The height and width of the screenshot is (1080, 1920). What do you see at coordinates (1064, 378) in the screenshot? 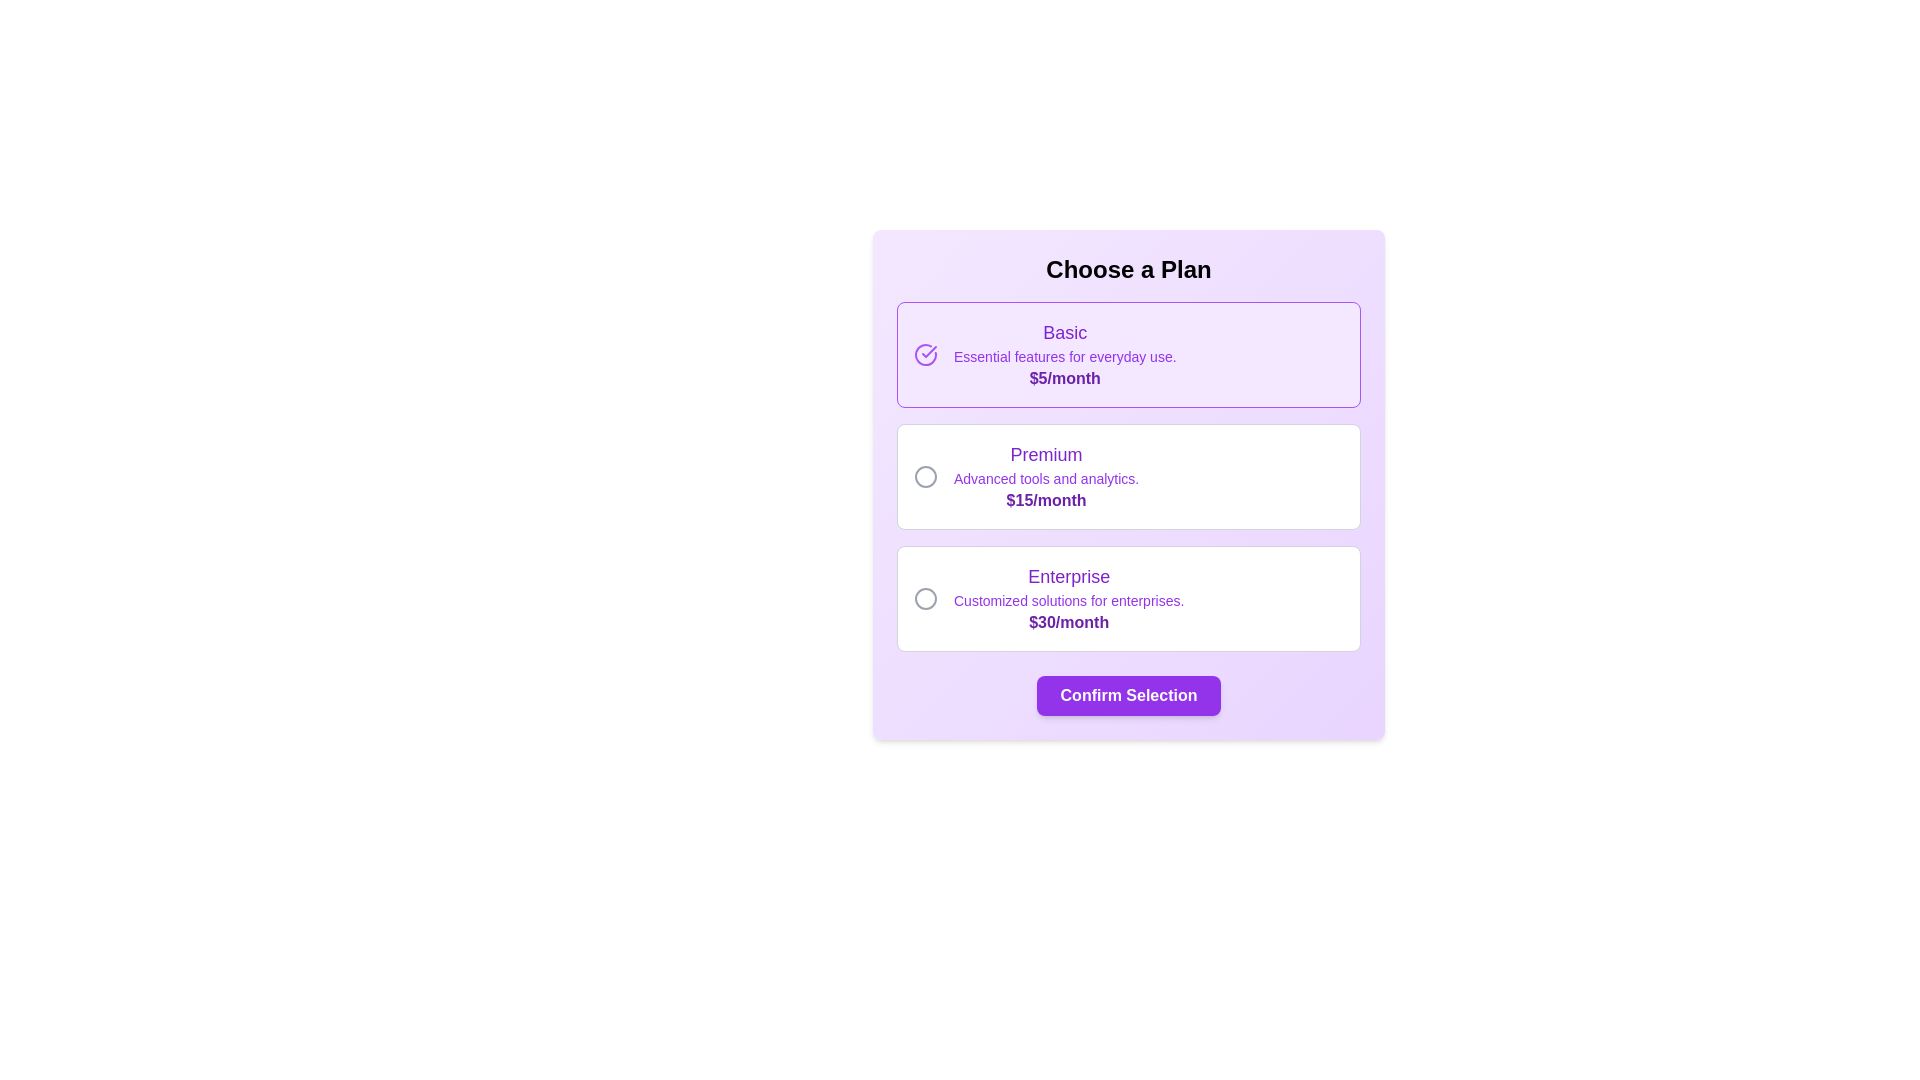
I see `text stating '$5/month' in bold purple font located in the 'Basic' pricing card, positioned centrally in the upper-middle region of the card` at bounding box center [1064, 378].